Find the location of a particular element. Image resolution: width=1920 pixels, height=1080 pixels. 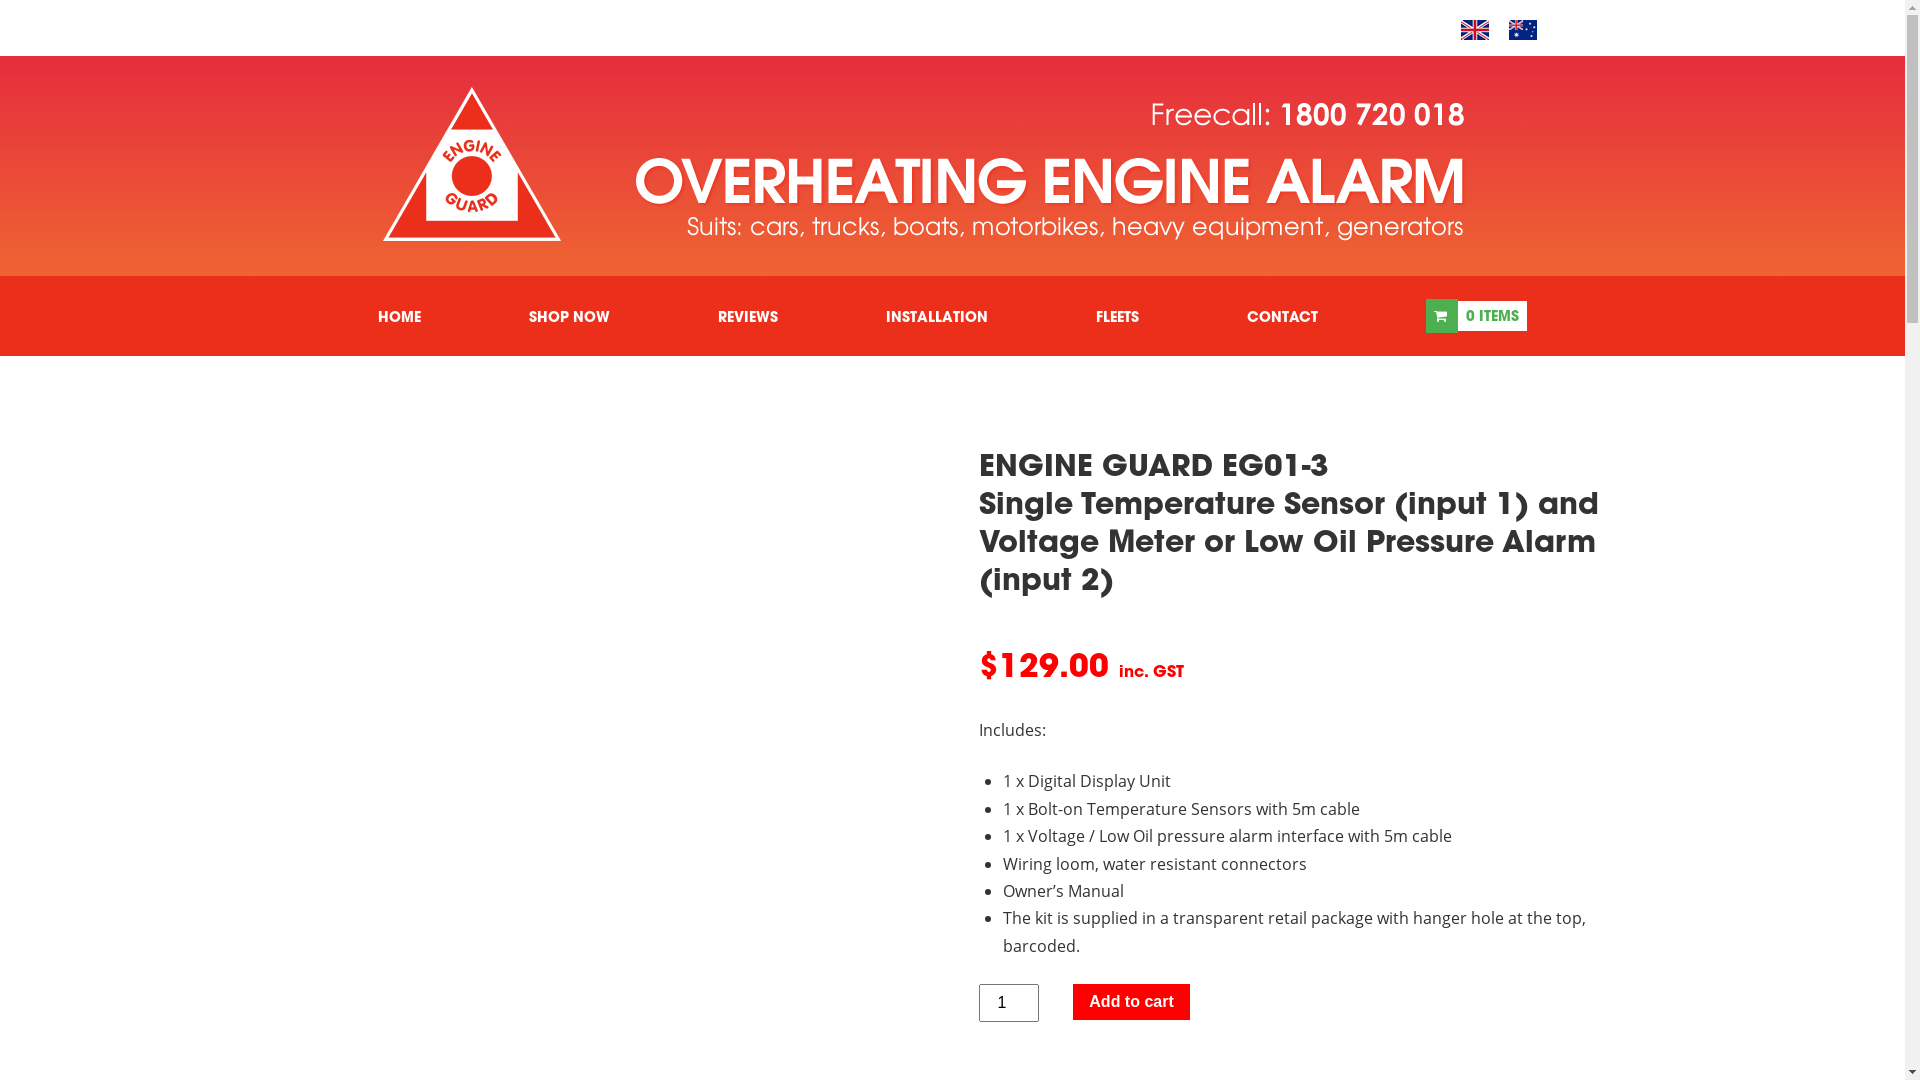

'REVIEWS' is located at coordinates (747, 315).